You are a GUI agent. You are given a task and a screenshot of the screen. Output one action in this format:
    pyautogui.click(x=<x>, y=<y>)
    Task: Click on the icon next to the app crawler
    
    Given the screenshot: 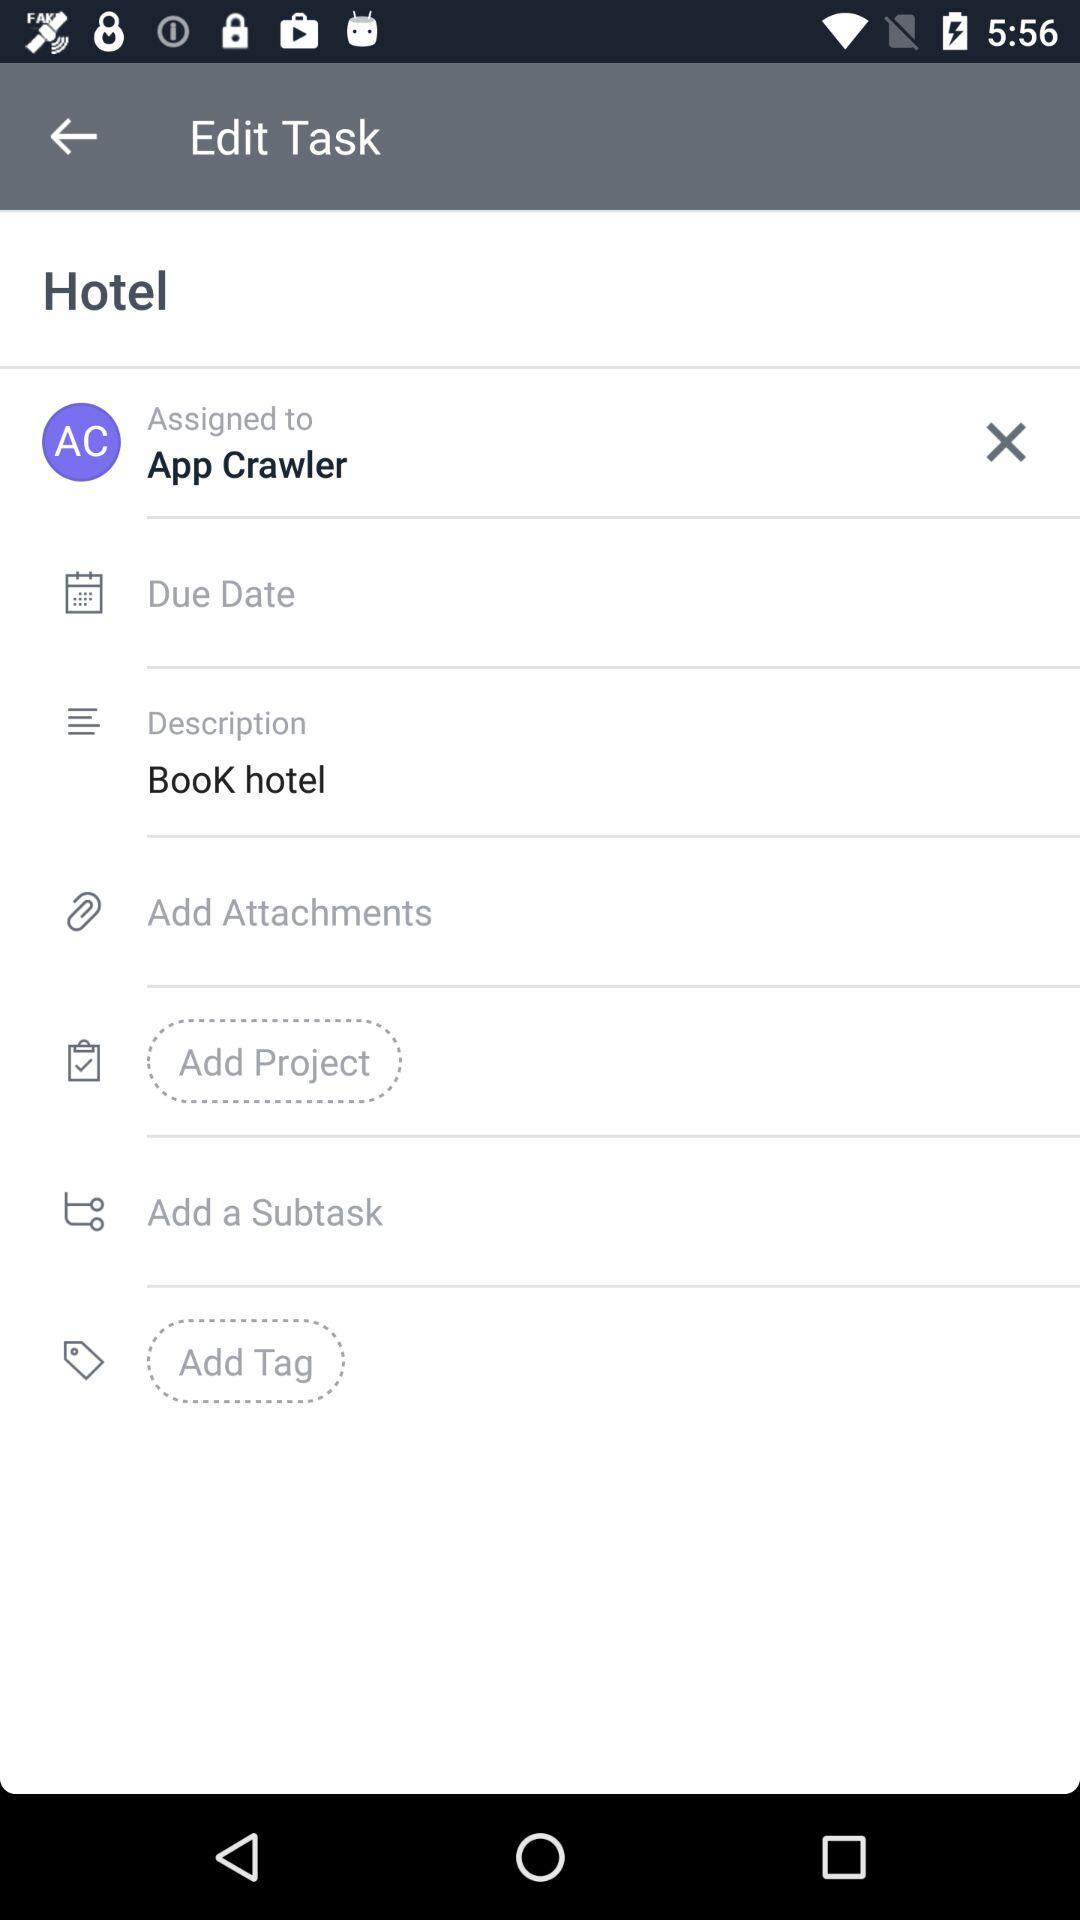 What is the action you would take?
    pyautogui.click(x=1006, y=441)
    